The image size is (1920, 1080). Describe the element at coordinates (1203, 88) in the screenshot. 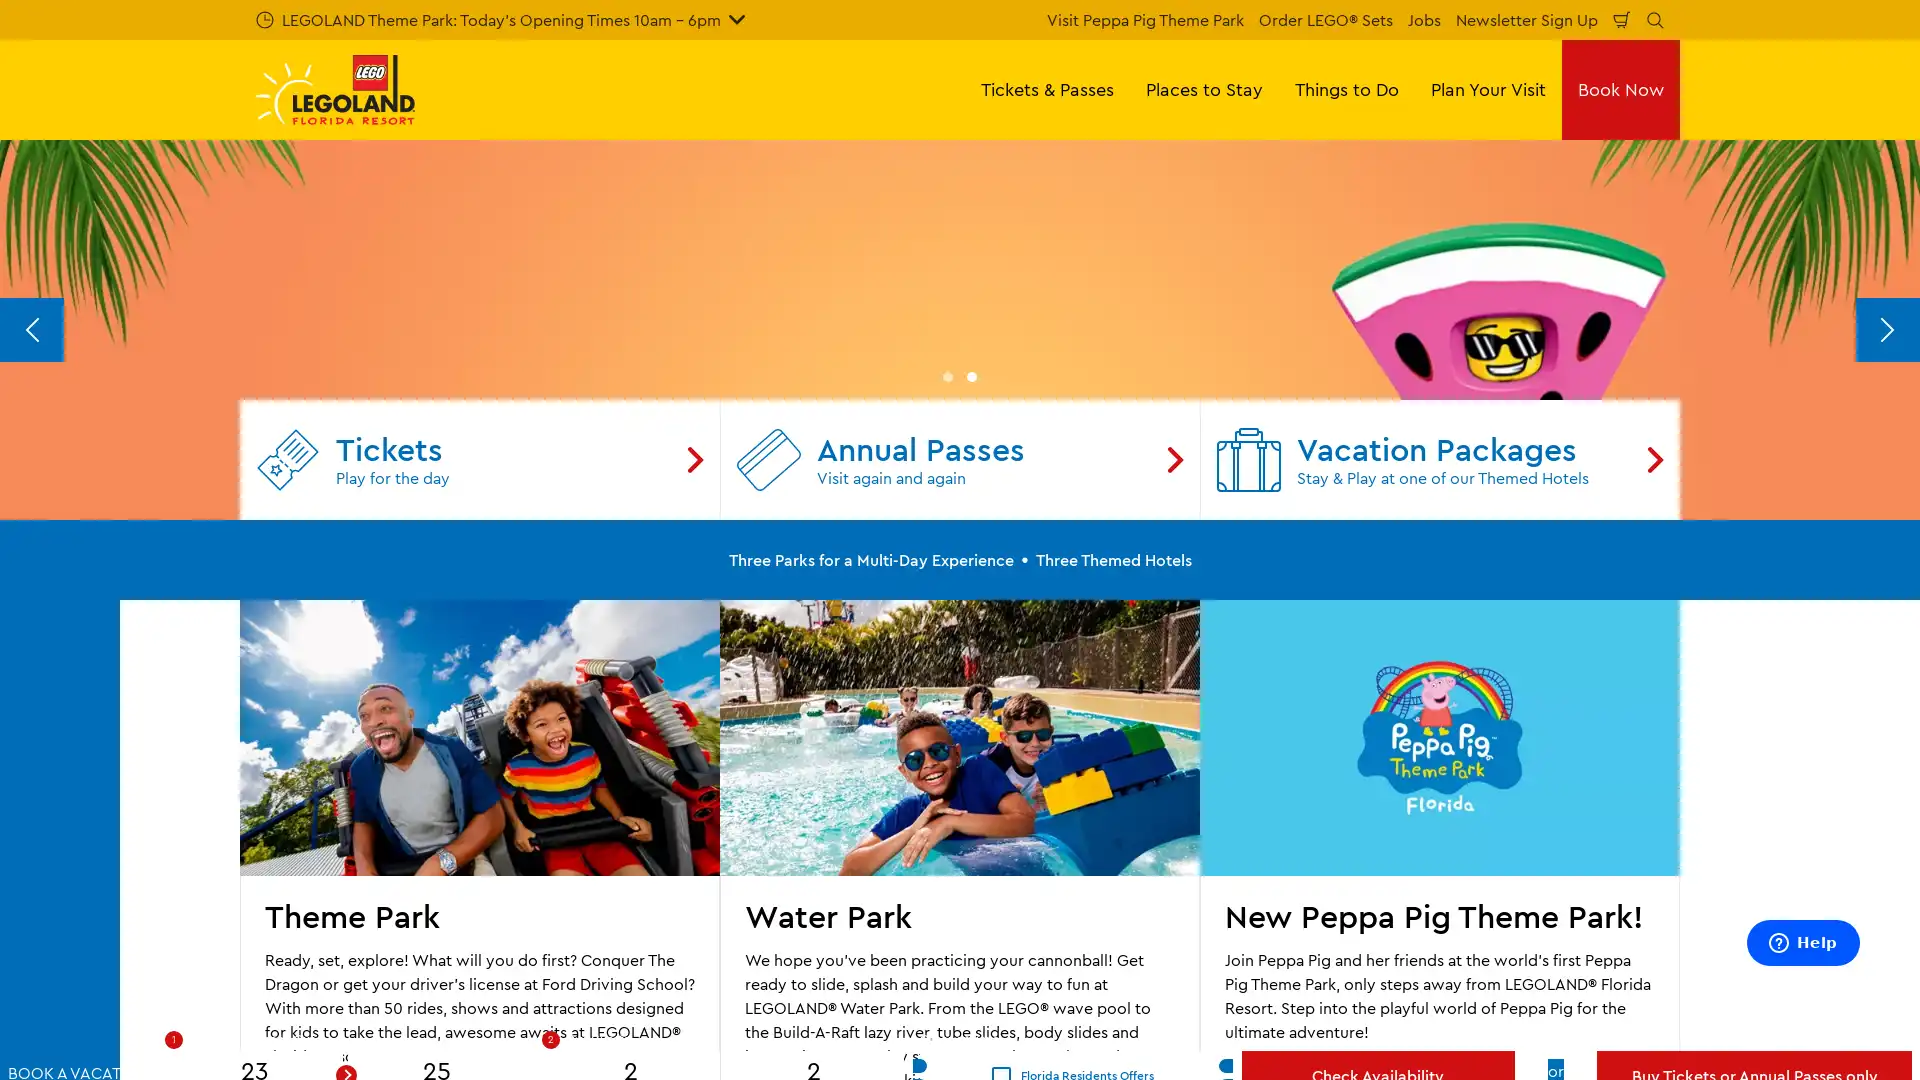

I see `Places to Stay` at that location.